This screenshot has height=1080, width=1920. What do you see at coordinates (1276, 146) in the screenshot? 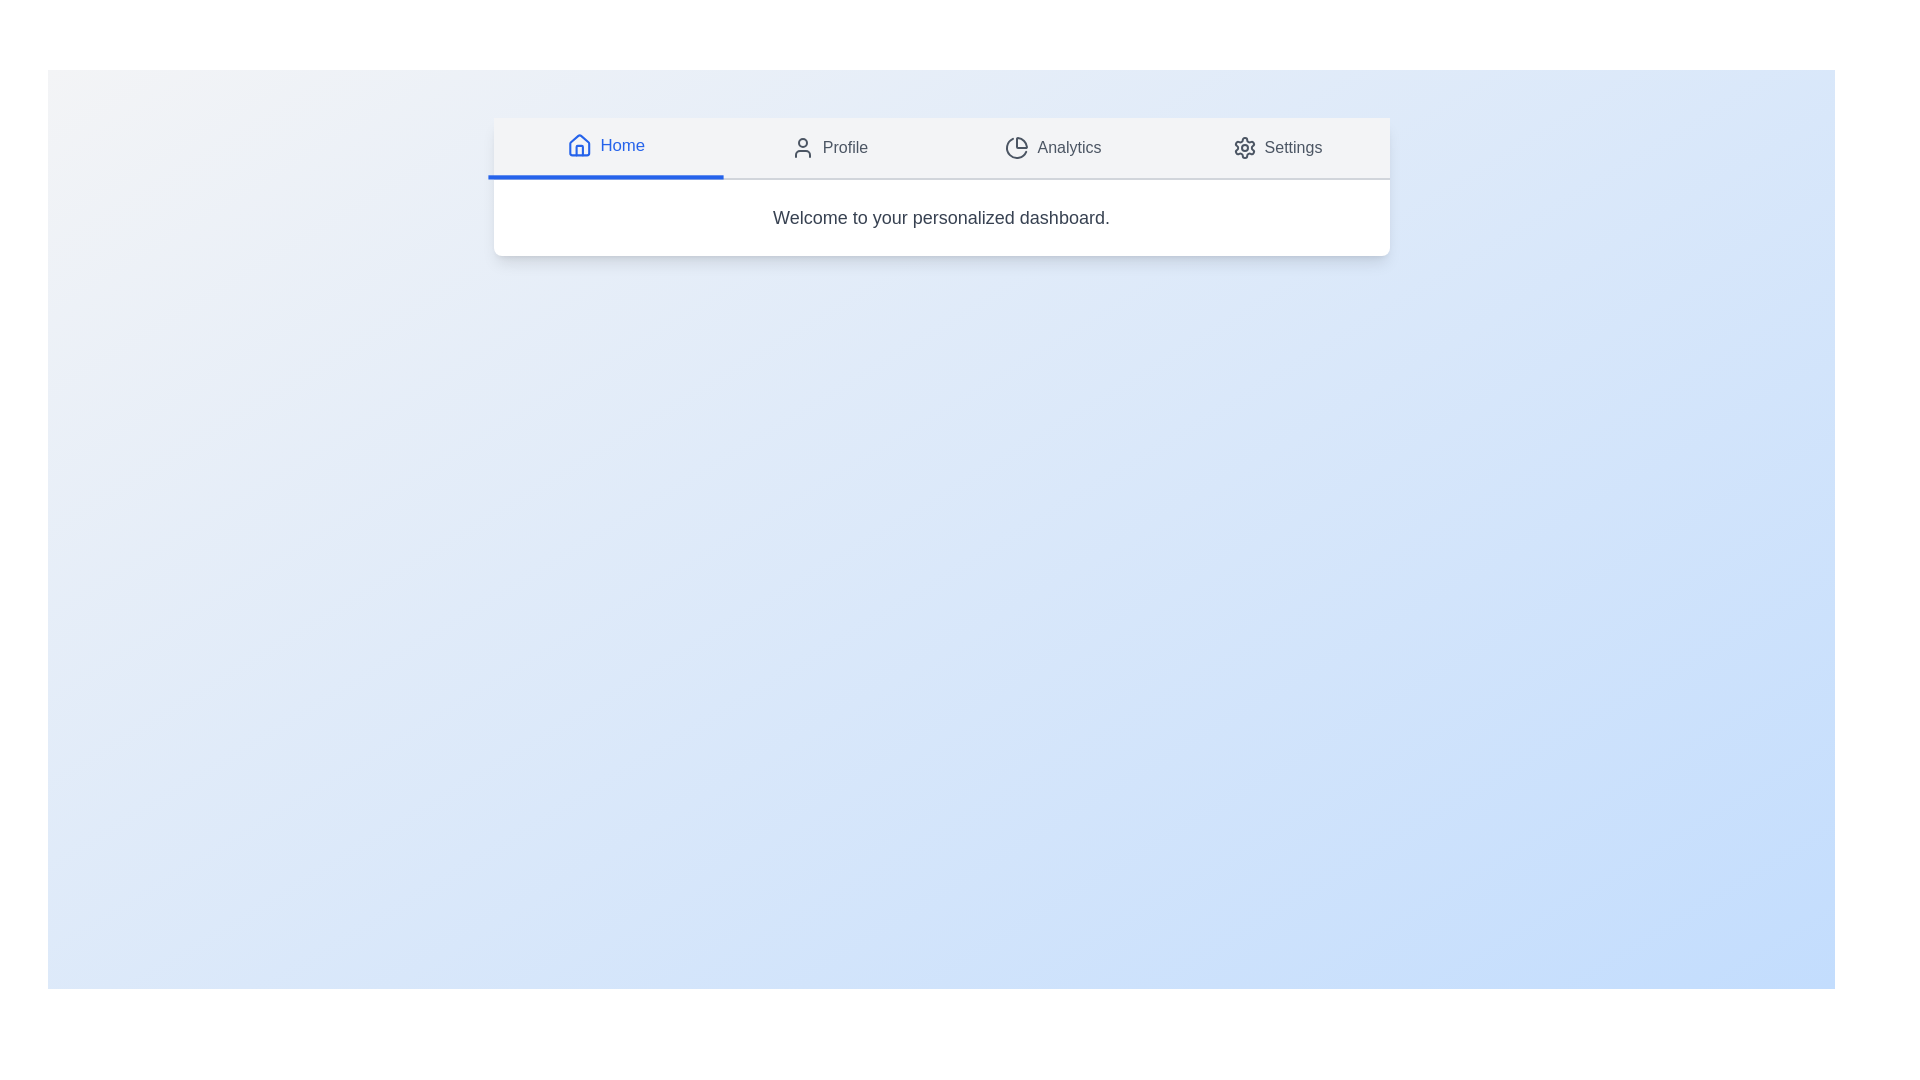
I see `the Settings tab` at bounding box center [1276, 146].